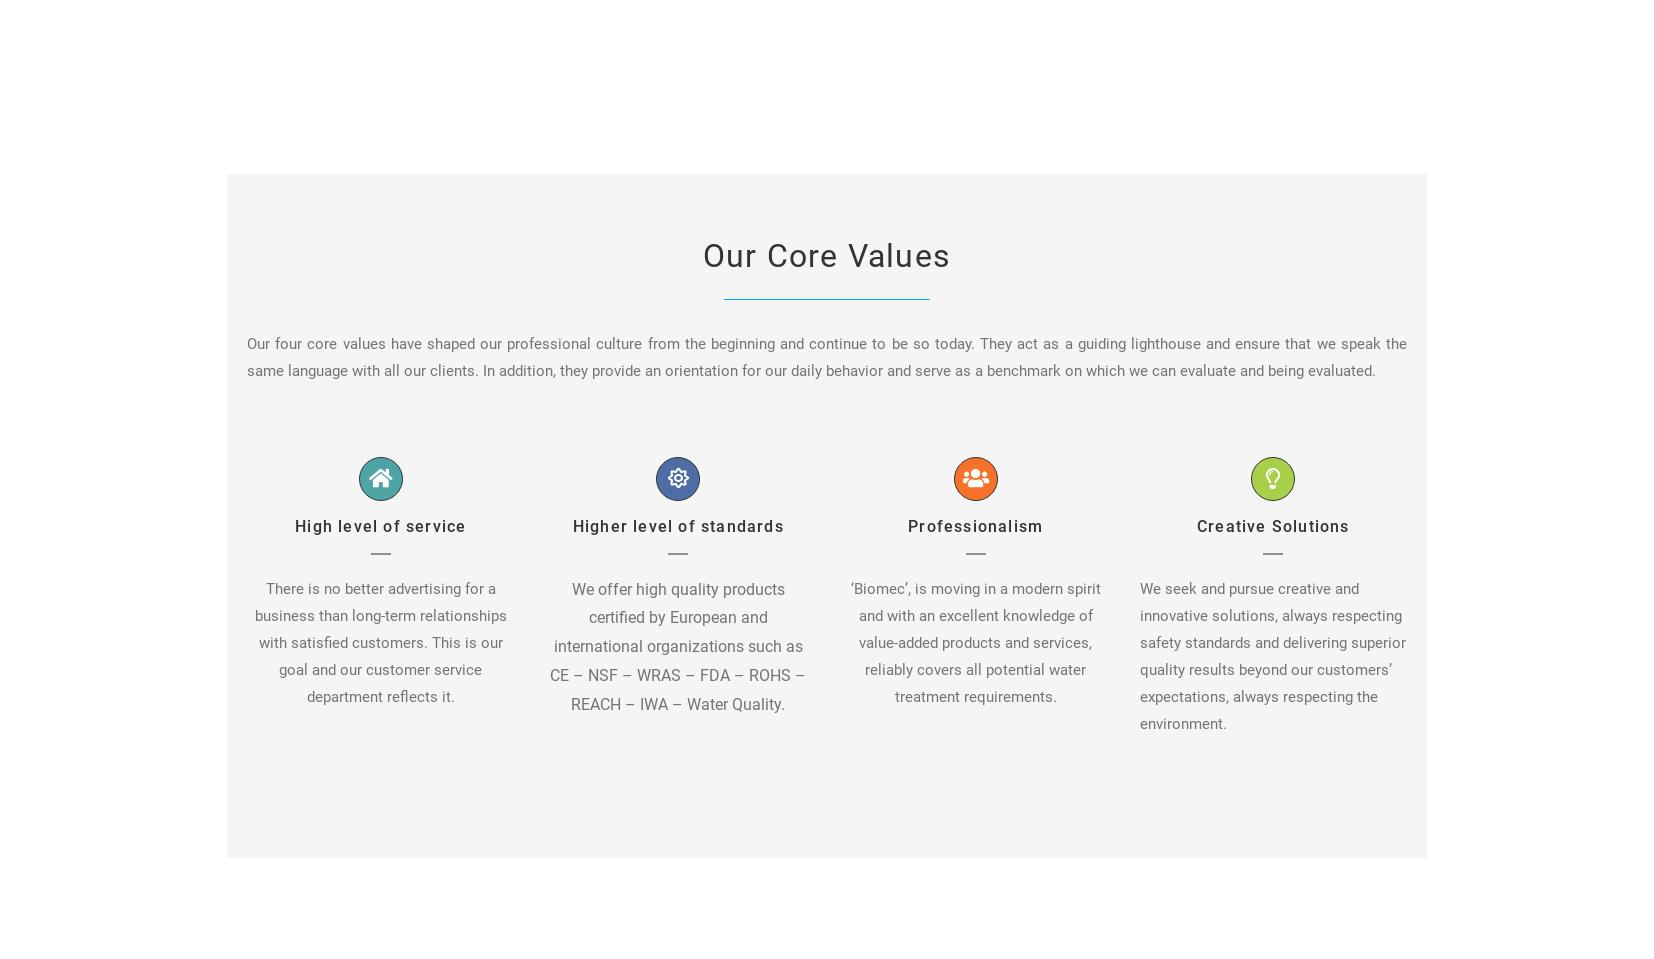  What do you see at coordinates (379, 525) in the screenshot?
I see `'High level of service'` at bounding box center [379, 525].